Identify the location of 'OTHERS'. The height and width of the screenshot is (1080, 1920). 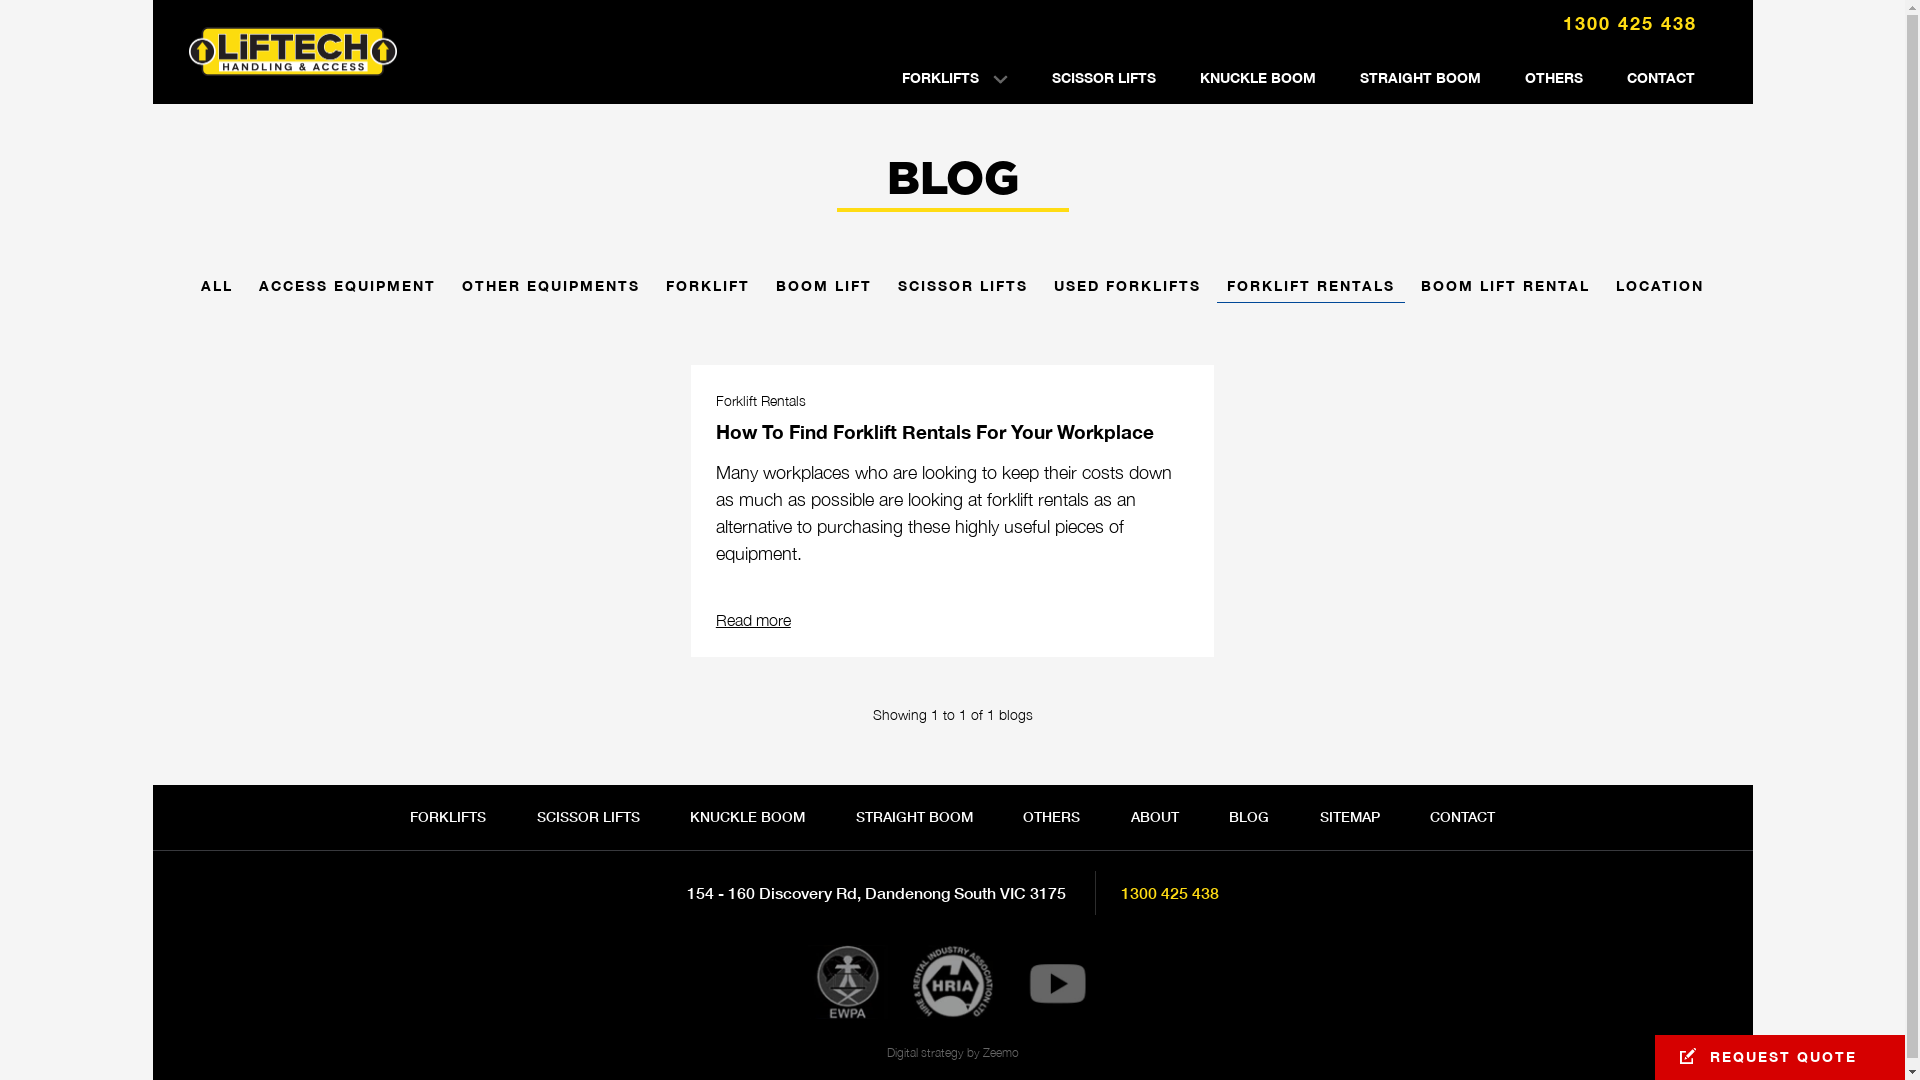
(1552, 76).